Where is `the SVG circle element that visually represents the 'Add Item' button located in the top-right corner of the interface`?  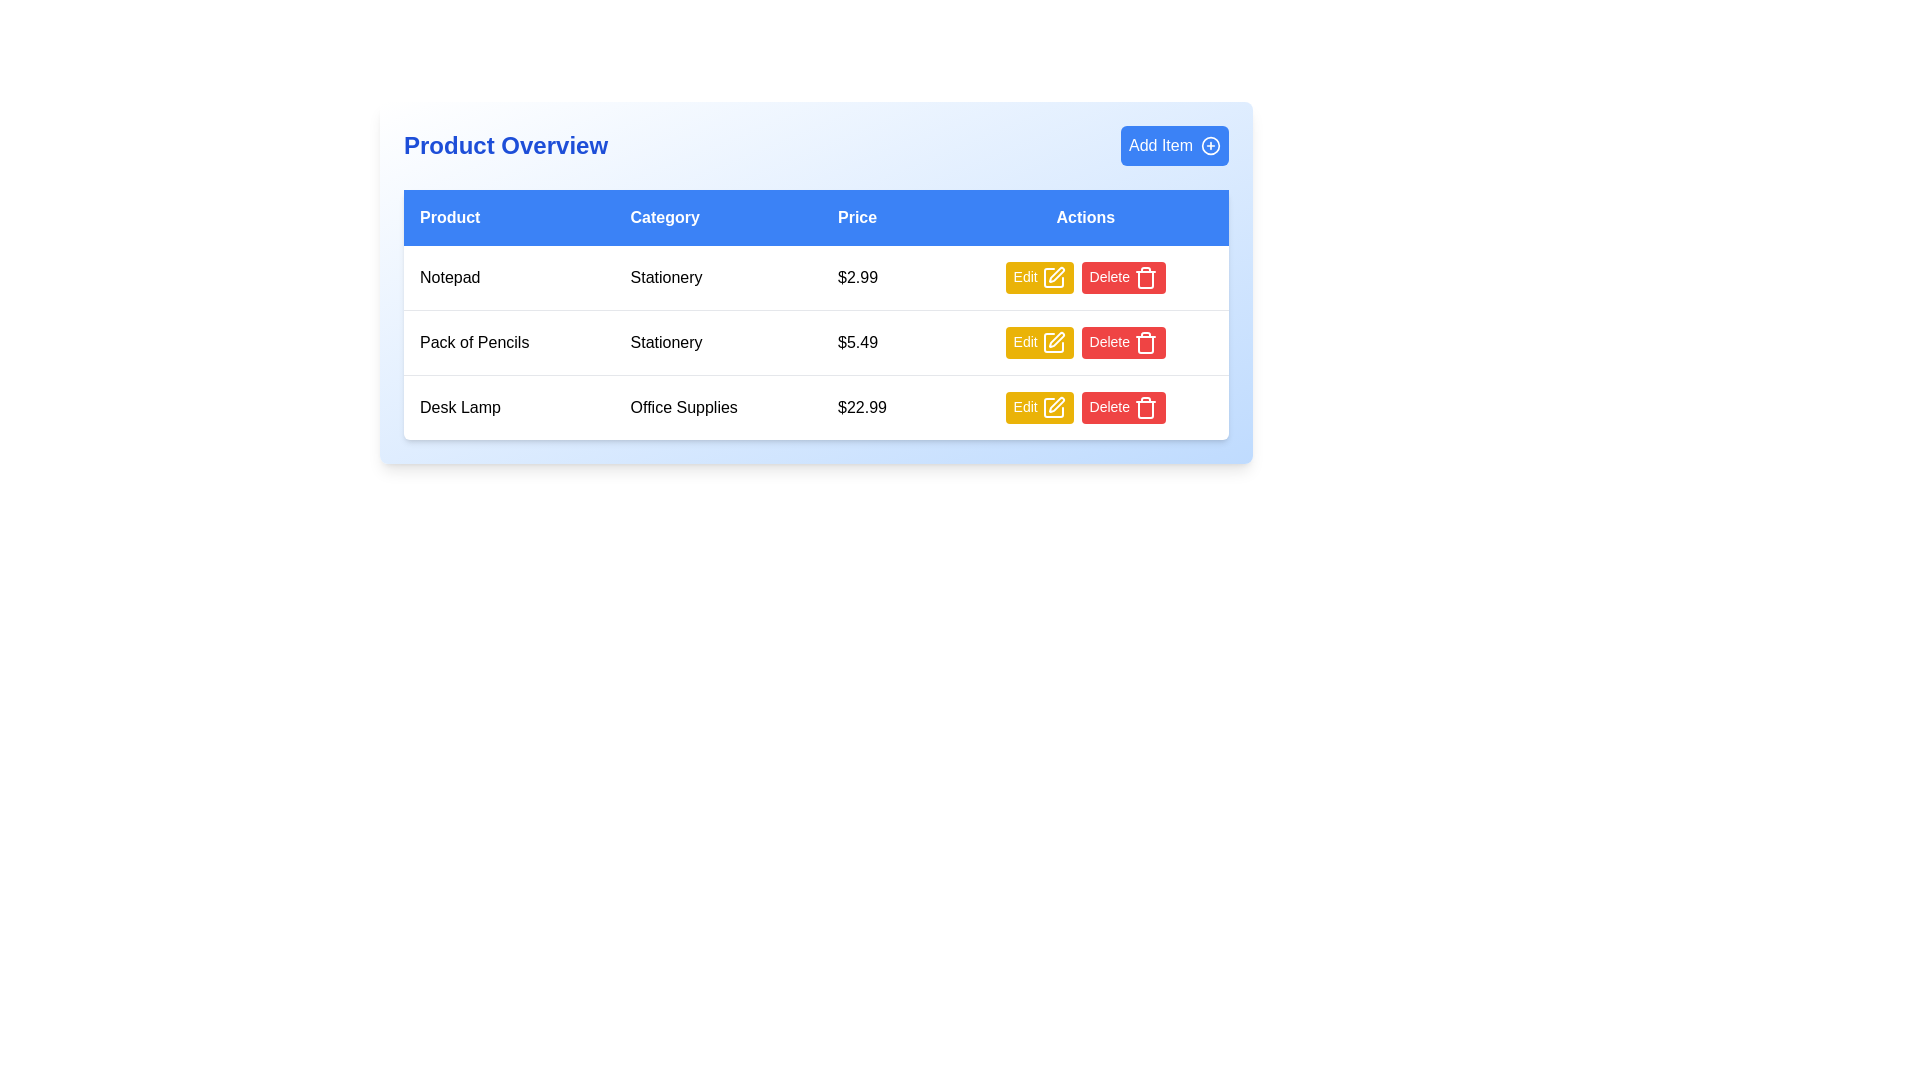 the SVG circle element that visually represents the 'Add Item' button located in the top-right corner of the interface is located at coordinates (1209, 145).